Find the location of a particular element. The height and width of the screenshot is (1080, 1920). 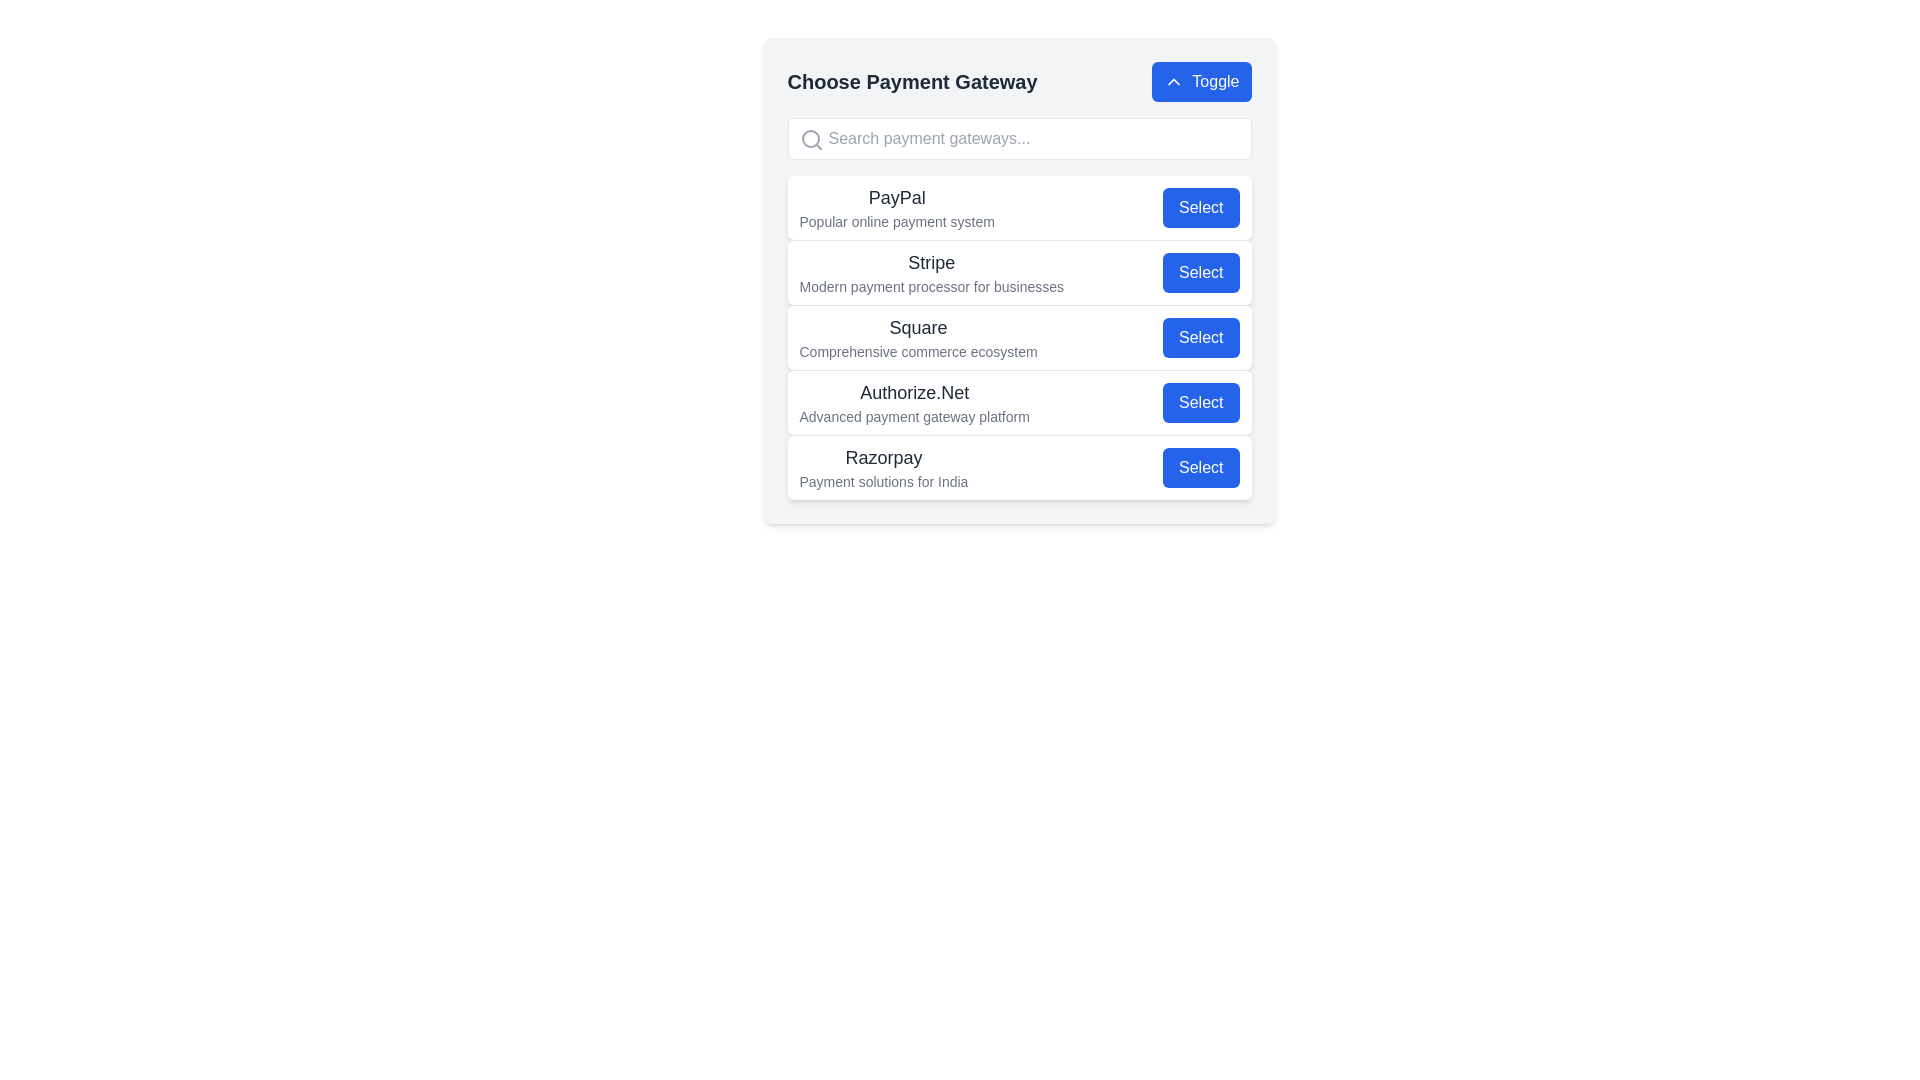

the Text label that names a payment gateway option, positioned centrally above its sibling element in a two-line description is located at coordinates (930, 261).